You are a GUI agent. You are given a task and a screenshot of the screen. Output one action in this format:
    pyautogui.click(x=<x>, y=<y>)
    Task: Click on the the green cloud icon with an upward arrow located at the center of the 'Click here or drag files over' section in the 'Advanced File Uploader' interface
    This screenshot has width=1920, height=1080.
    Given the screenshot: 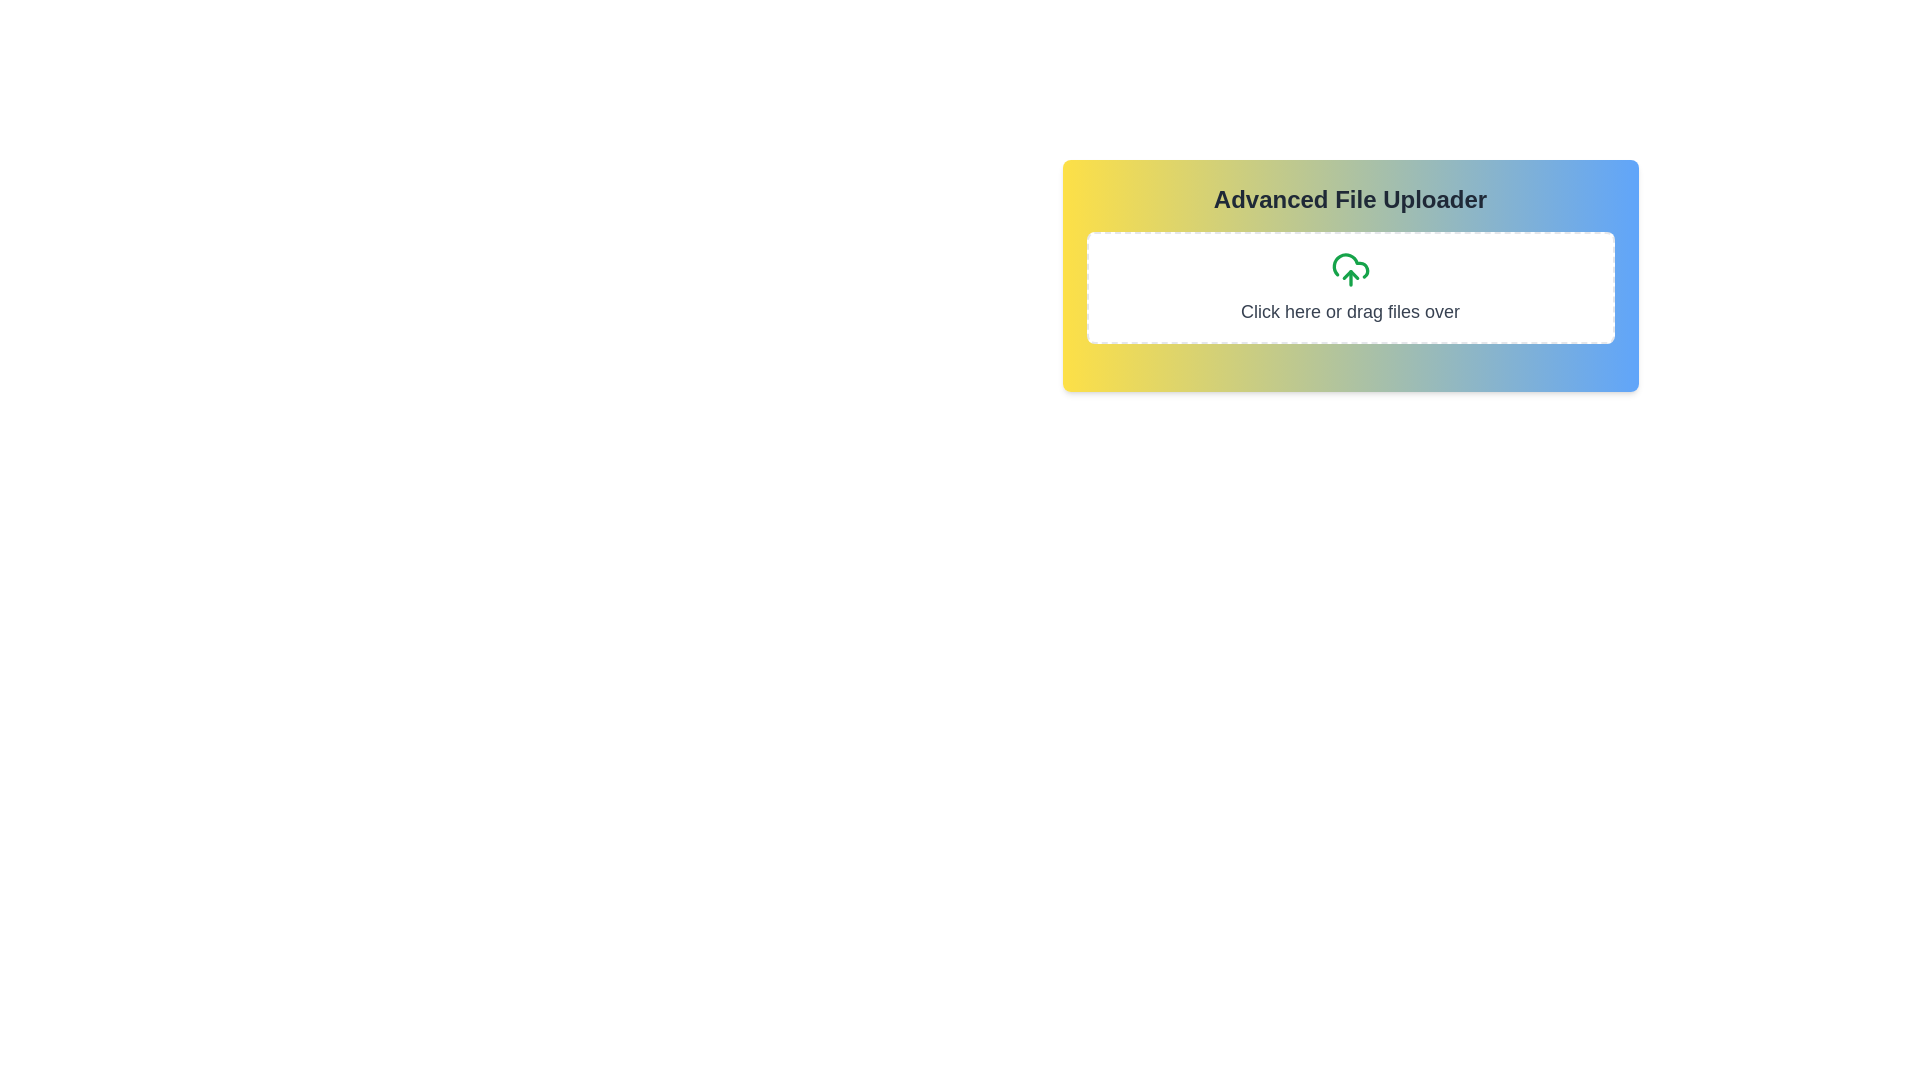 What is the action you would take?
    pyautogui.click(x=1350, y=270)
    